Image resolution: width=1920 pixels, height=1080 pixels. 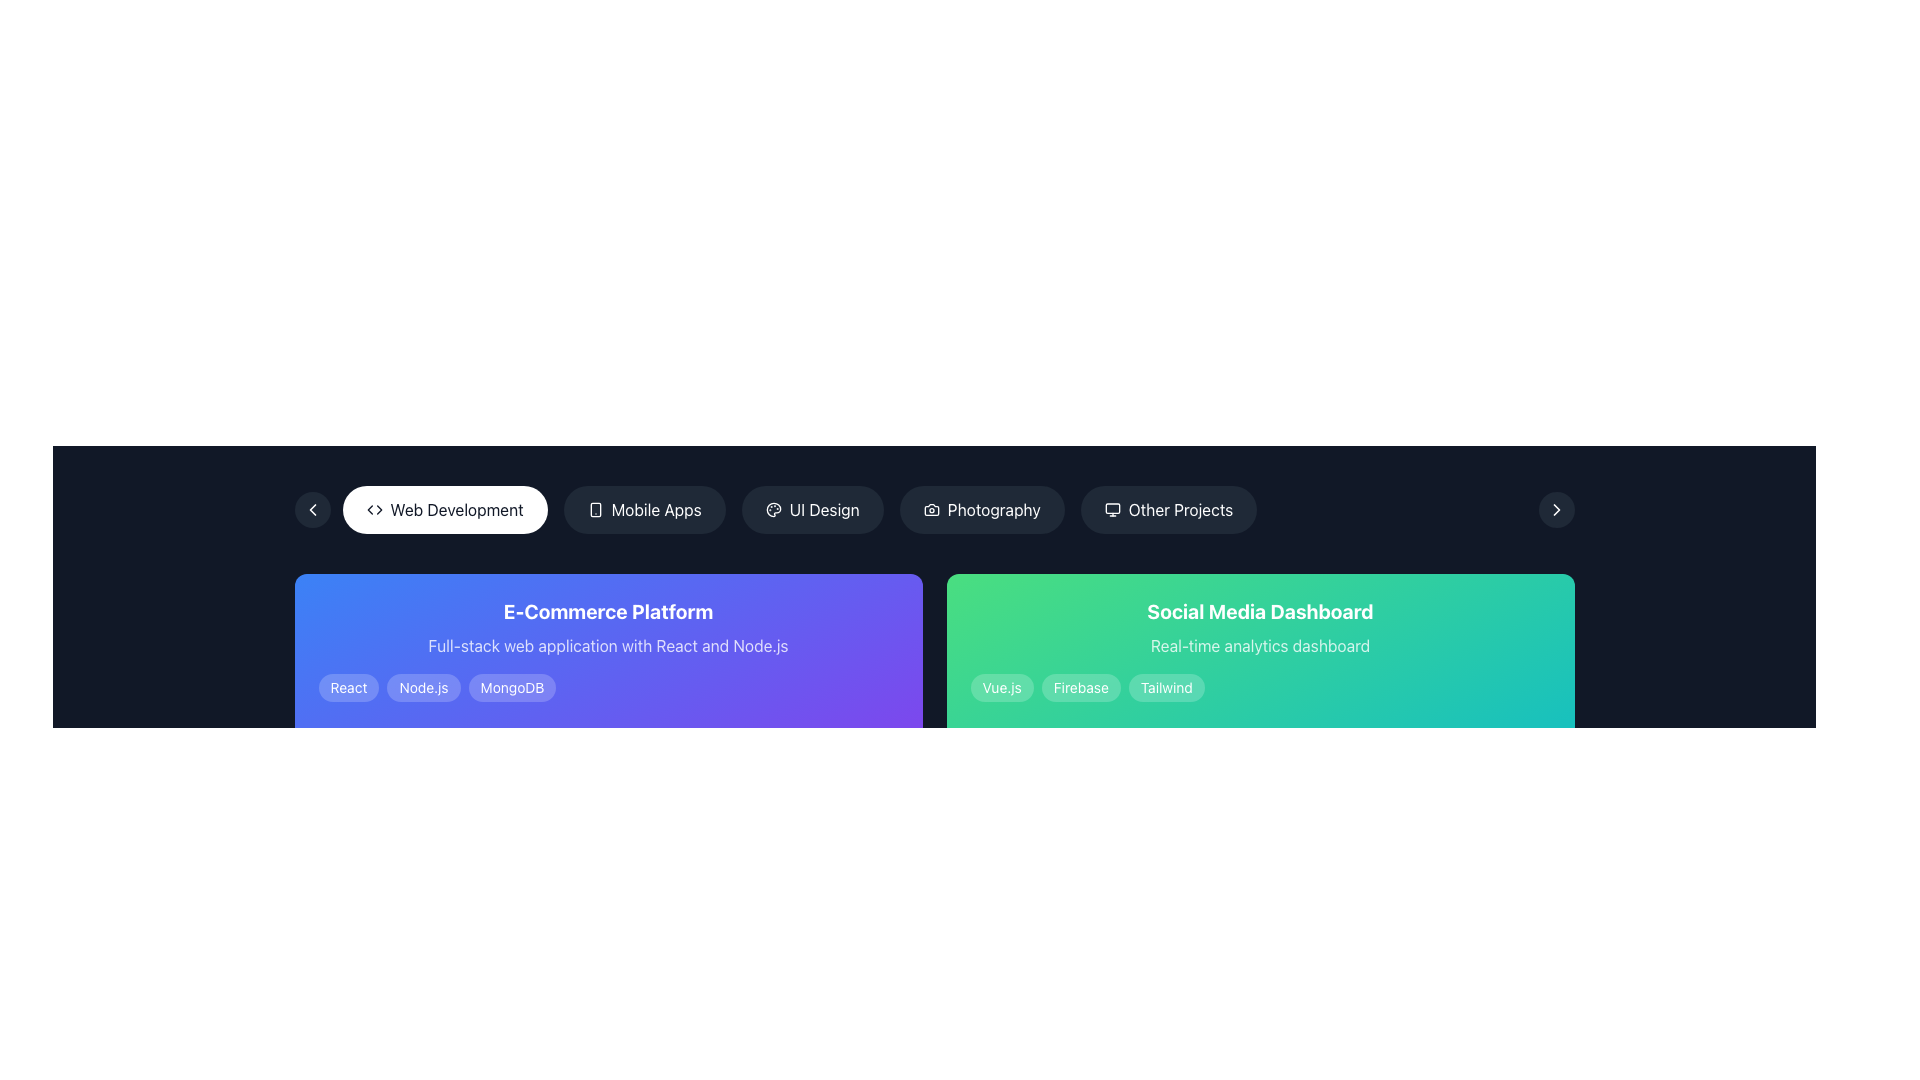 What do you see at coordinates (812, 508) in the screenshot?
I see `the third button in the horizontally aligned group of buttons` at bounding box center [812, 508].